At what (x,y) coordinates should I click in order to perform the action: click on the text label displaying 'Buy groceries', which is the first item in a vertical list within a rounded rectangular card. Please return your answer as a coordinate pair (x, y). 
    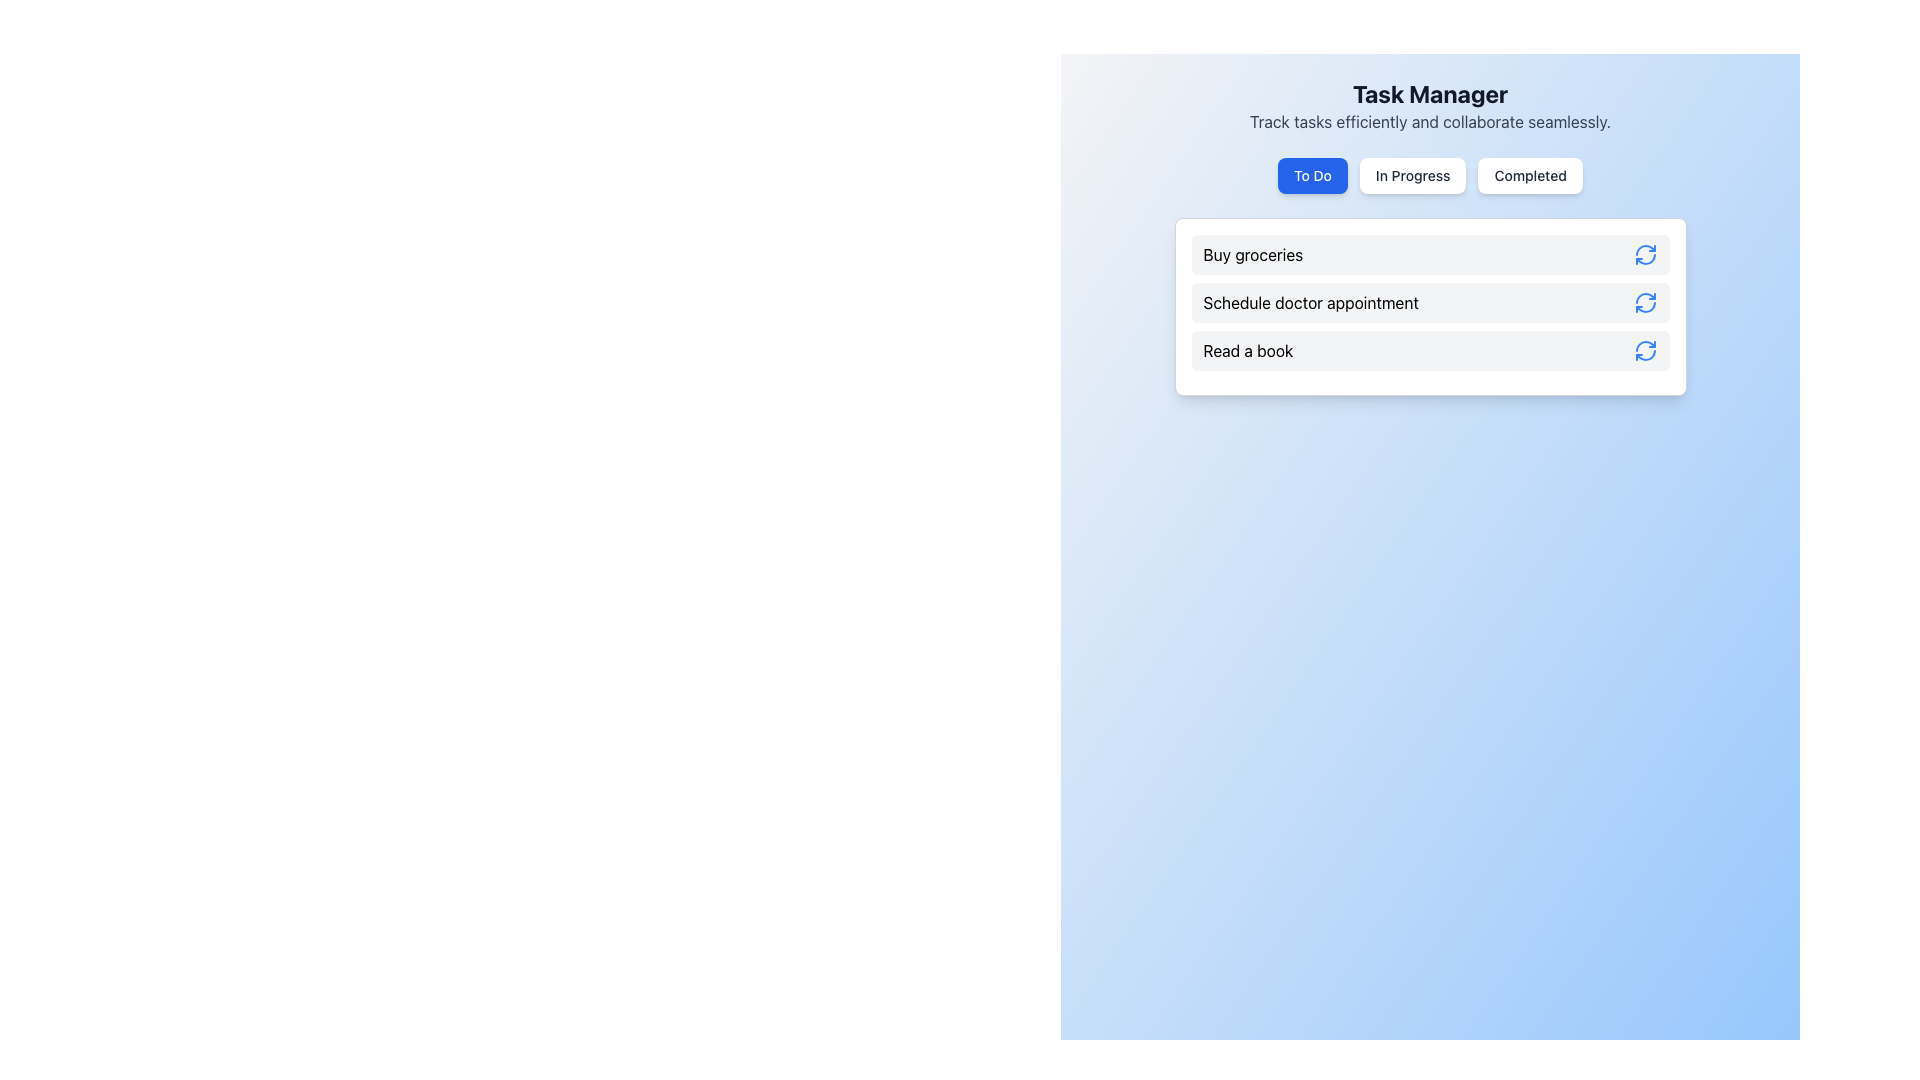
    Looking at the image, I should click on (1252, 253).